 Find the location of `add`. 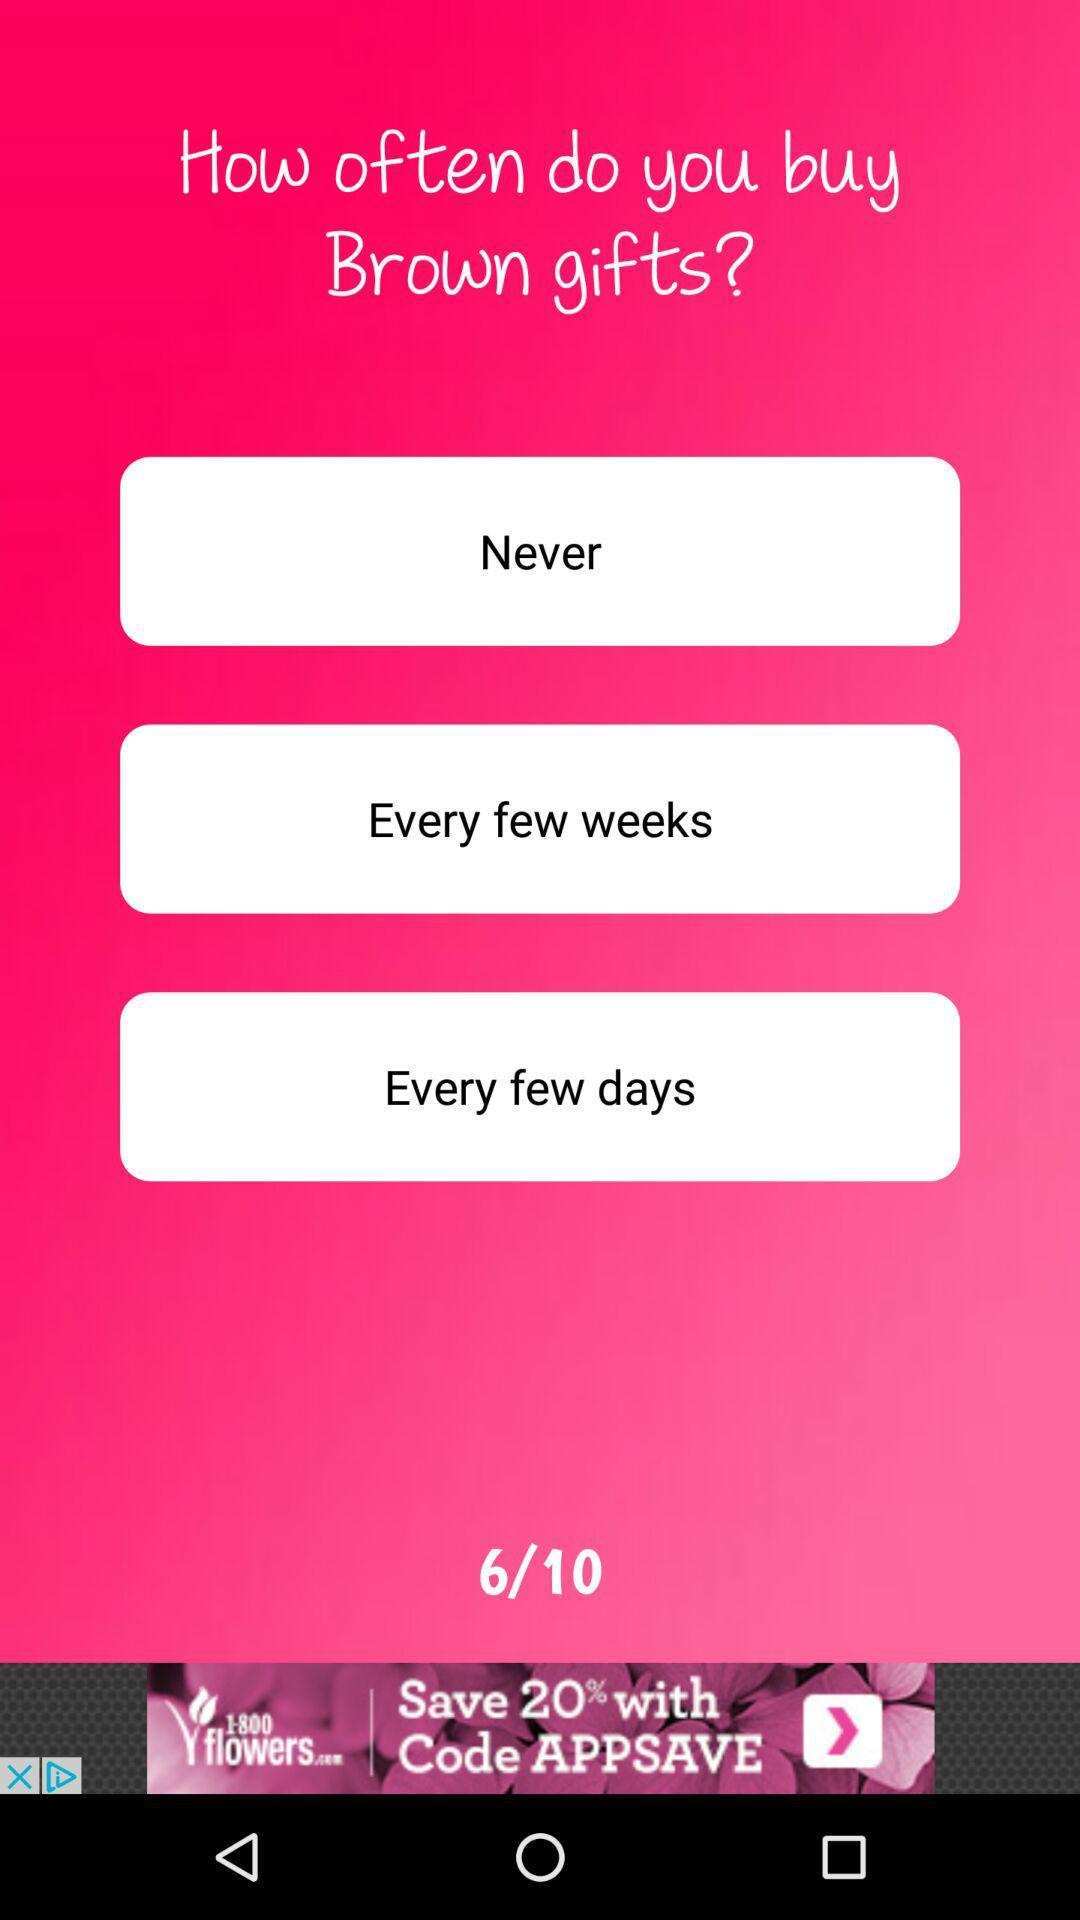

add is located at coordinates (540, 1727).